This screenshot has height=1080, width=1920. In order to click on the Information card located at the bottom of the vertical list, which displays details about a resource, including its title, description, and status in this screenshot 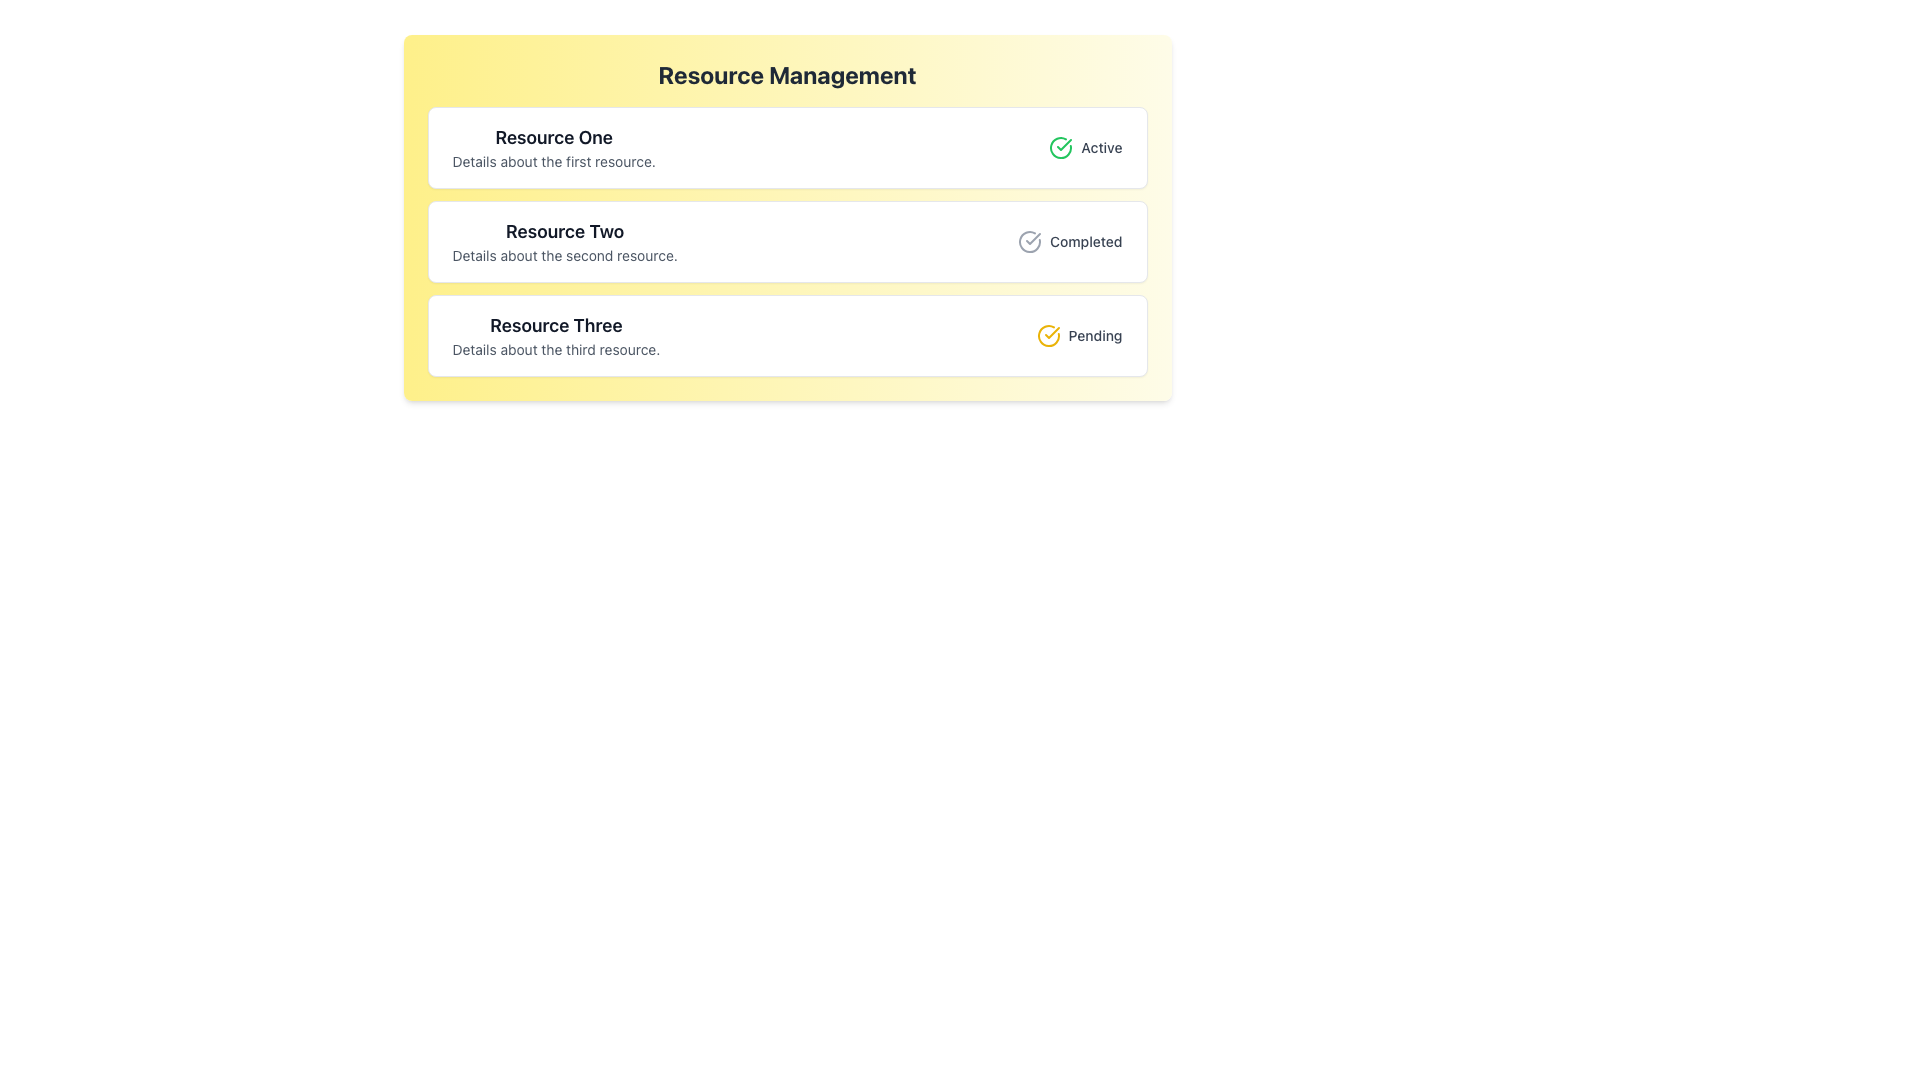, I will do `click(786, 334)`.